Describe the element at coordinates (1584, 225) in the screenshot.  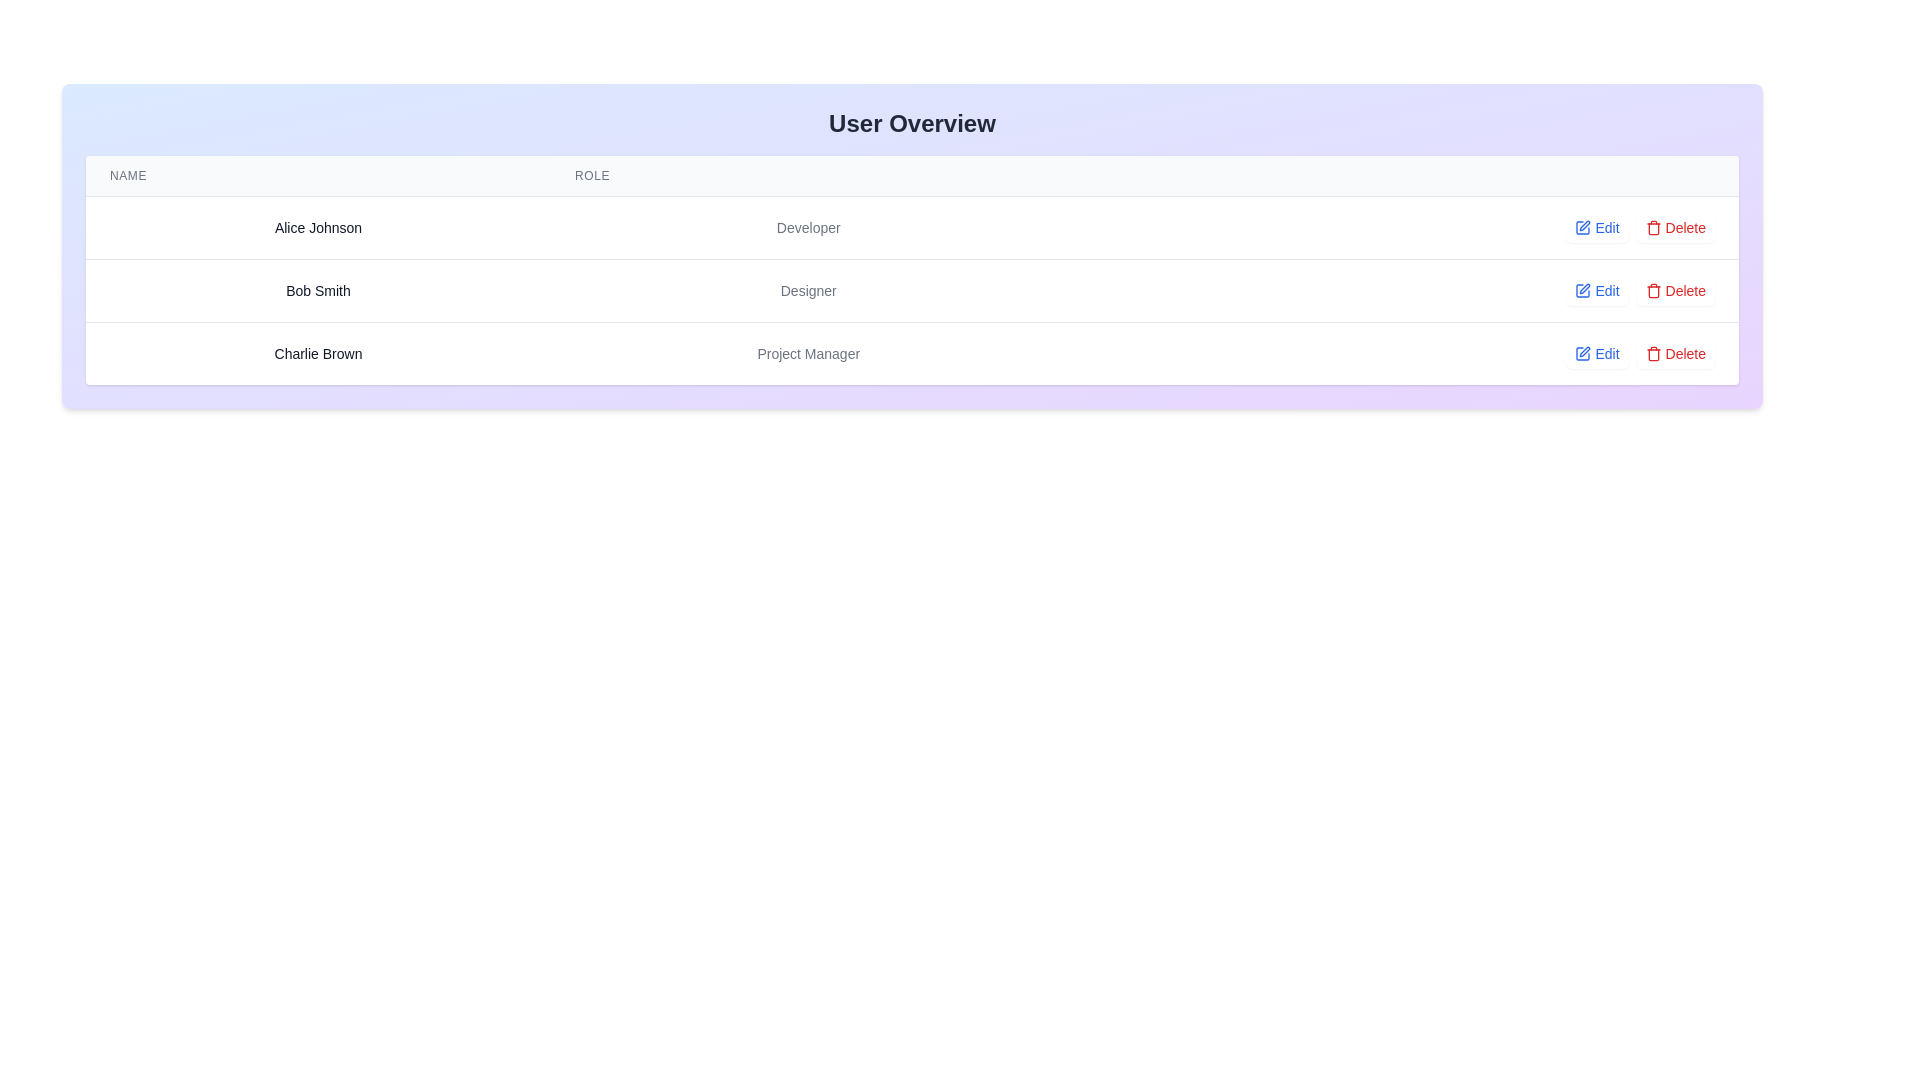
I see `the edit icon, which resembles a pen or edit tool, located at the beginning of the action buttons for the first user in the list` at that location.